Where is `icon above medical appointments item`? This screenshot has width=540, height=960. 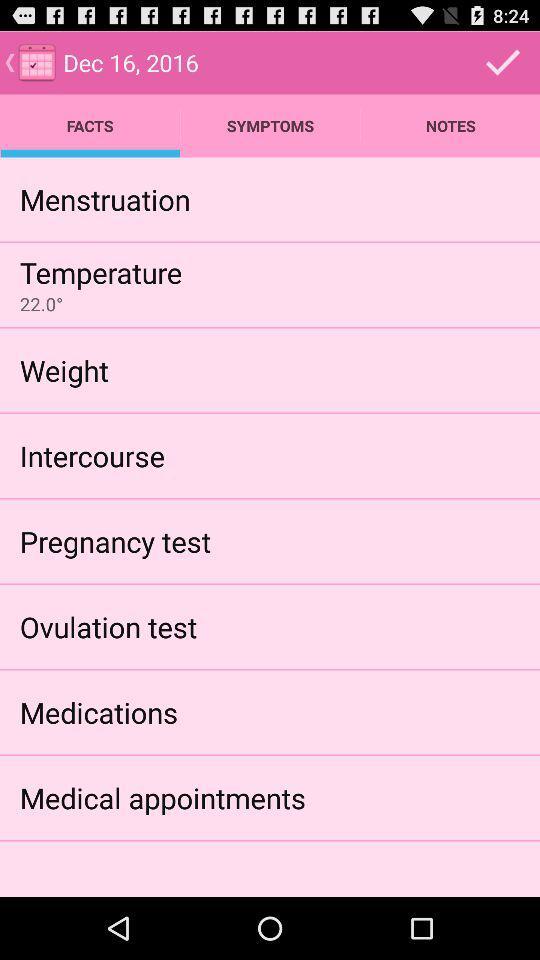 icon above medical appointments item is located at coordinates (97, 712).